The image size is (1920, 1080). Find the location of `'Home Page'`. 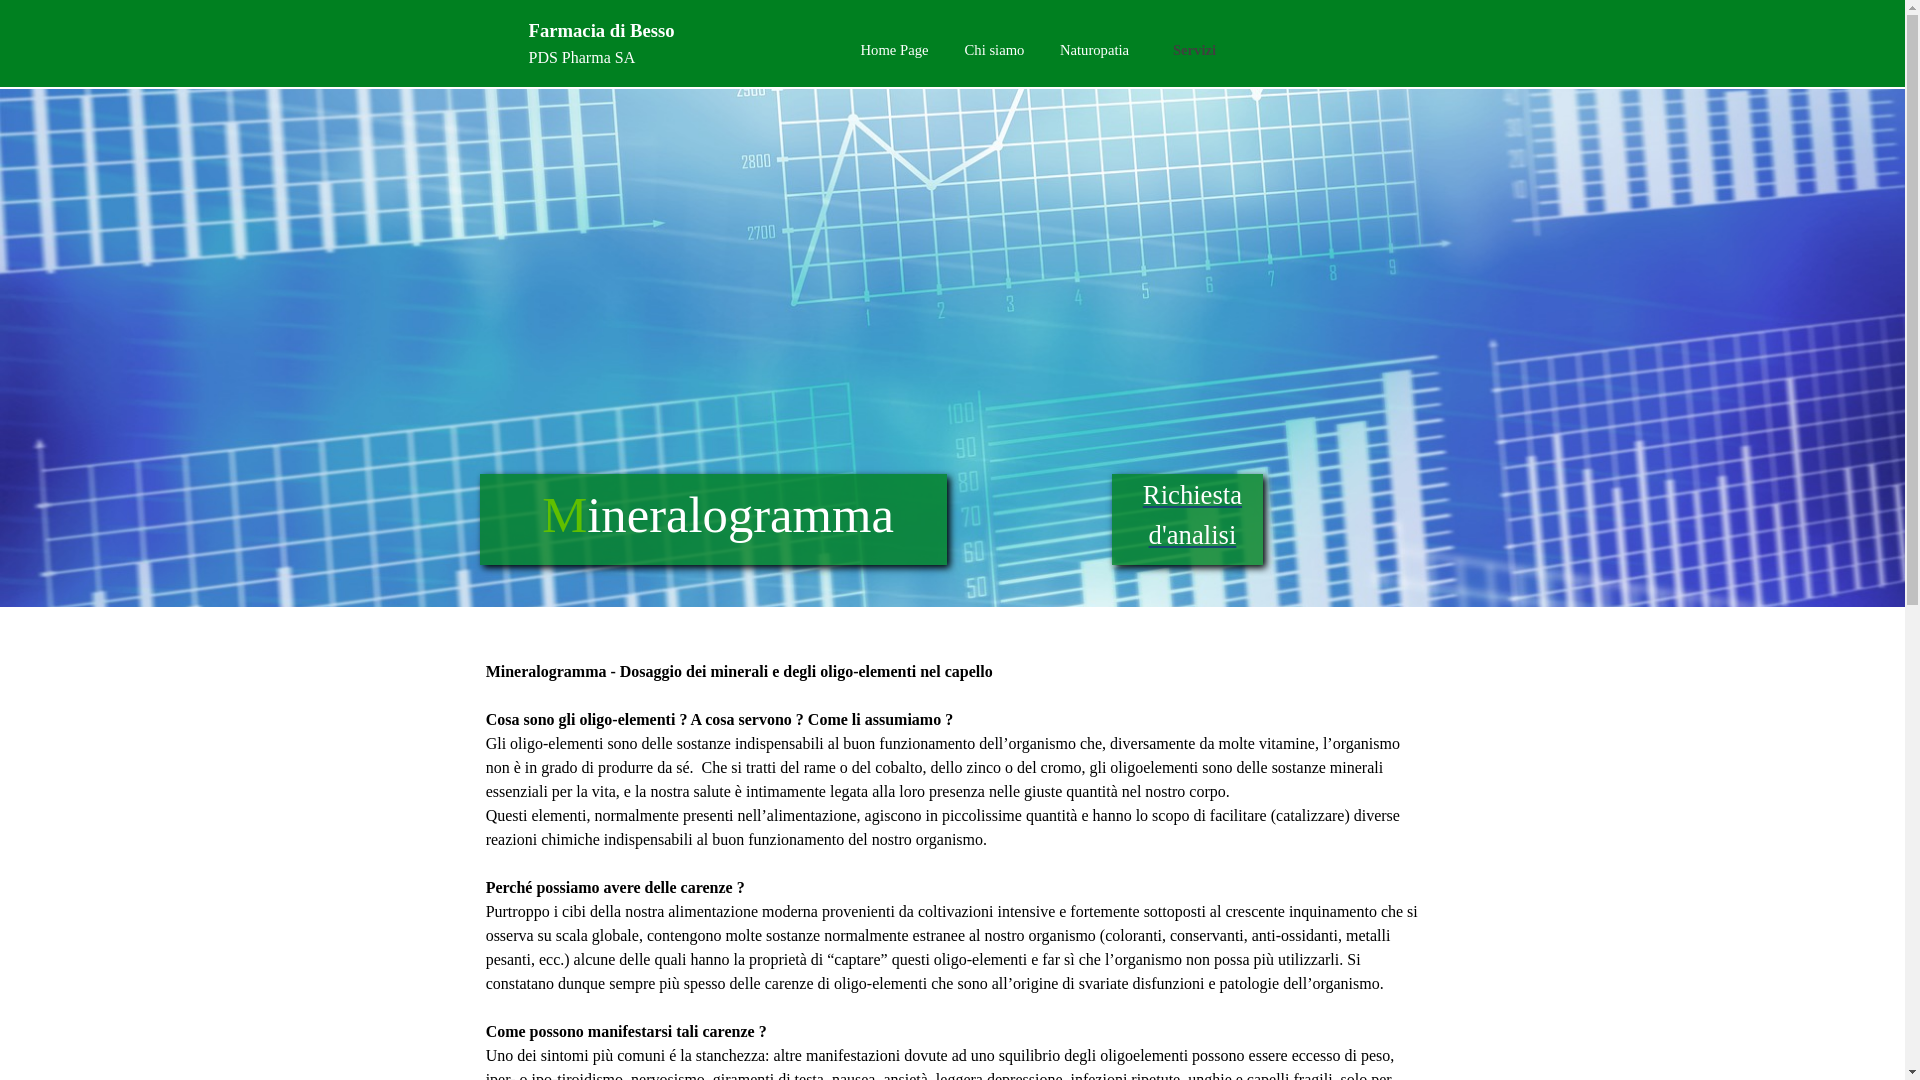

'Home Page' is located at coordinates (844, 49).